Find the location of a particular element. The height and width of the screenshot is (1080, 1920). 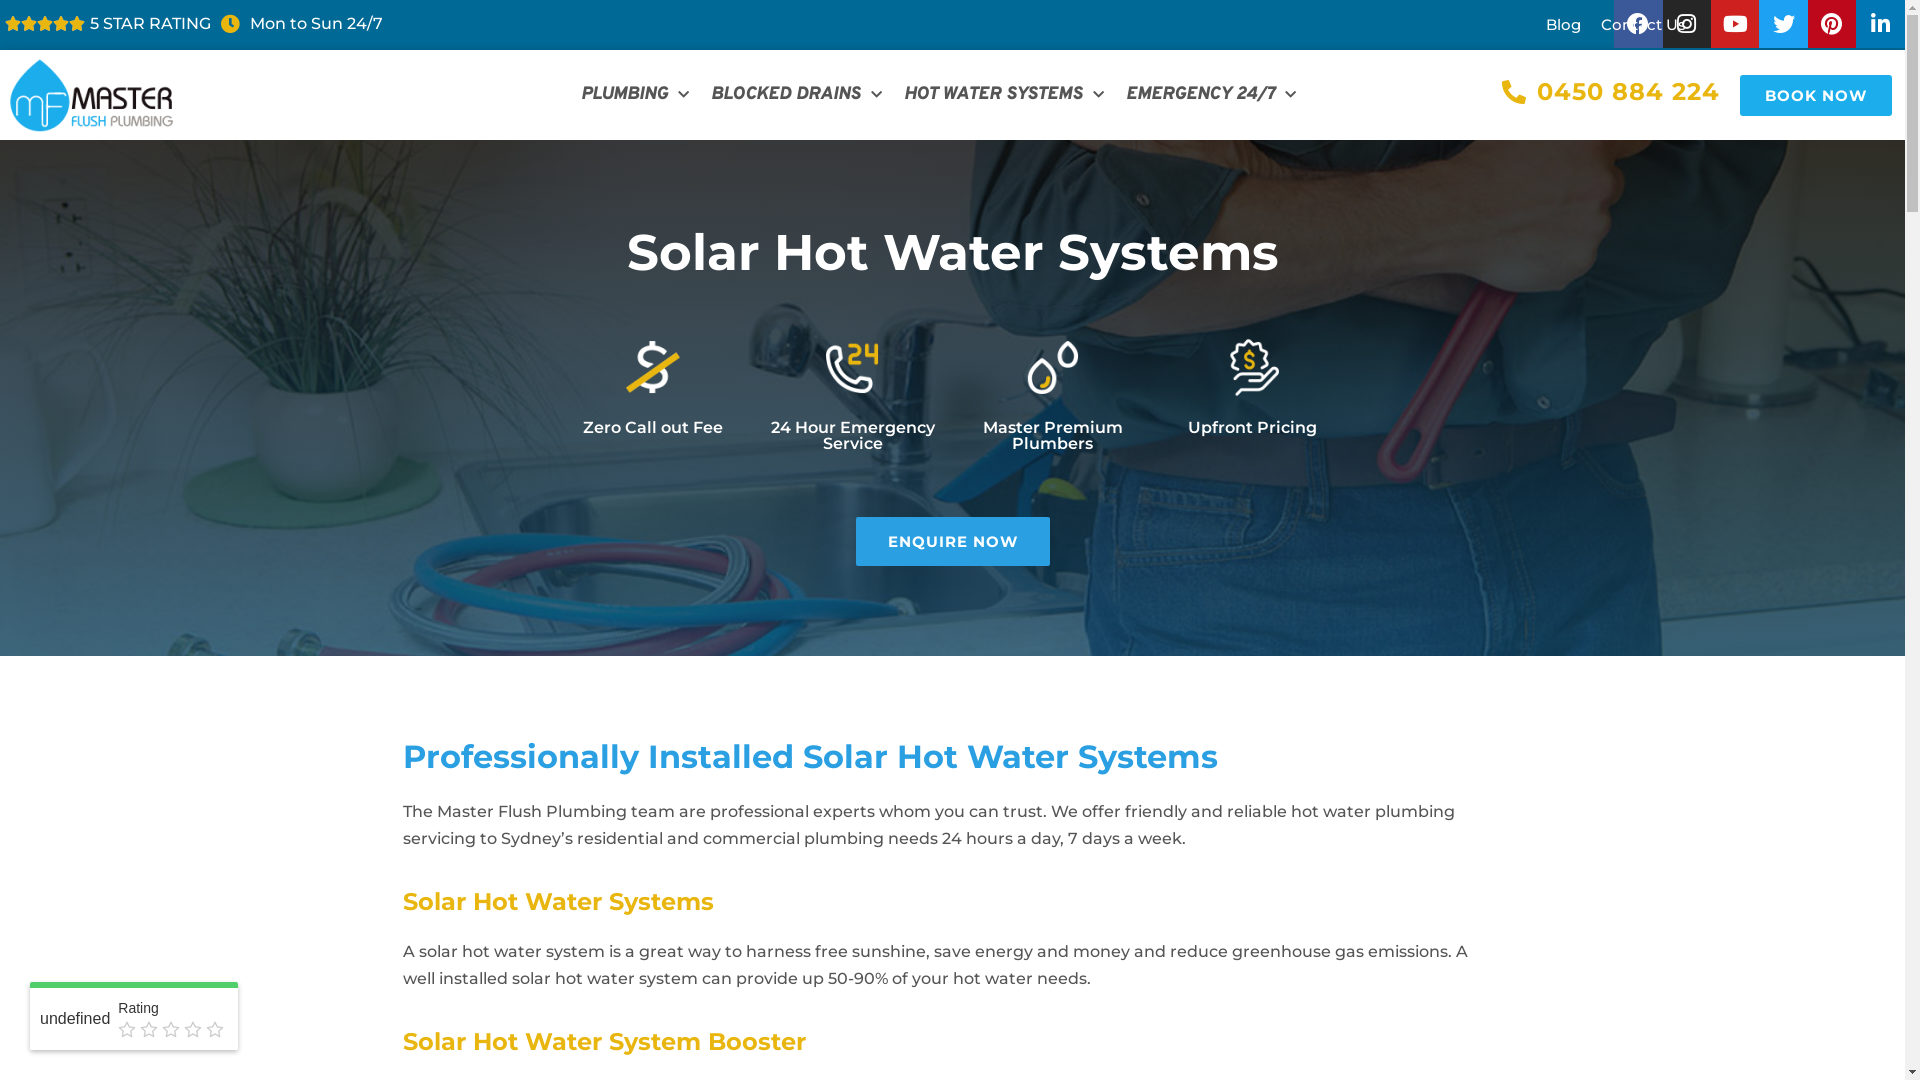

'0450 884 224' is located at coordinates (1611, 92).